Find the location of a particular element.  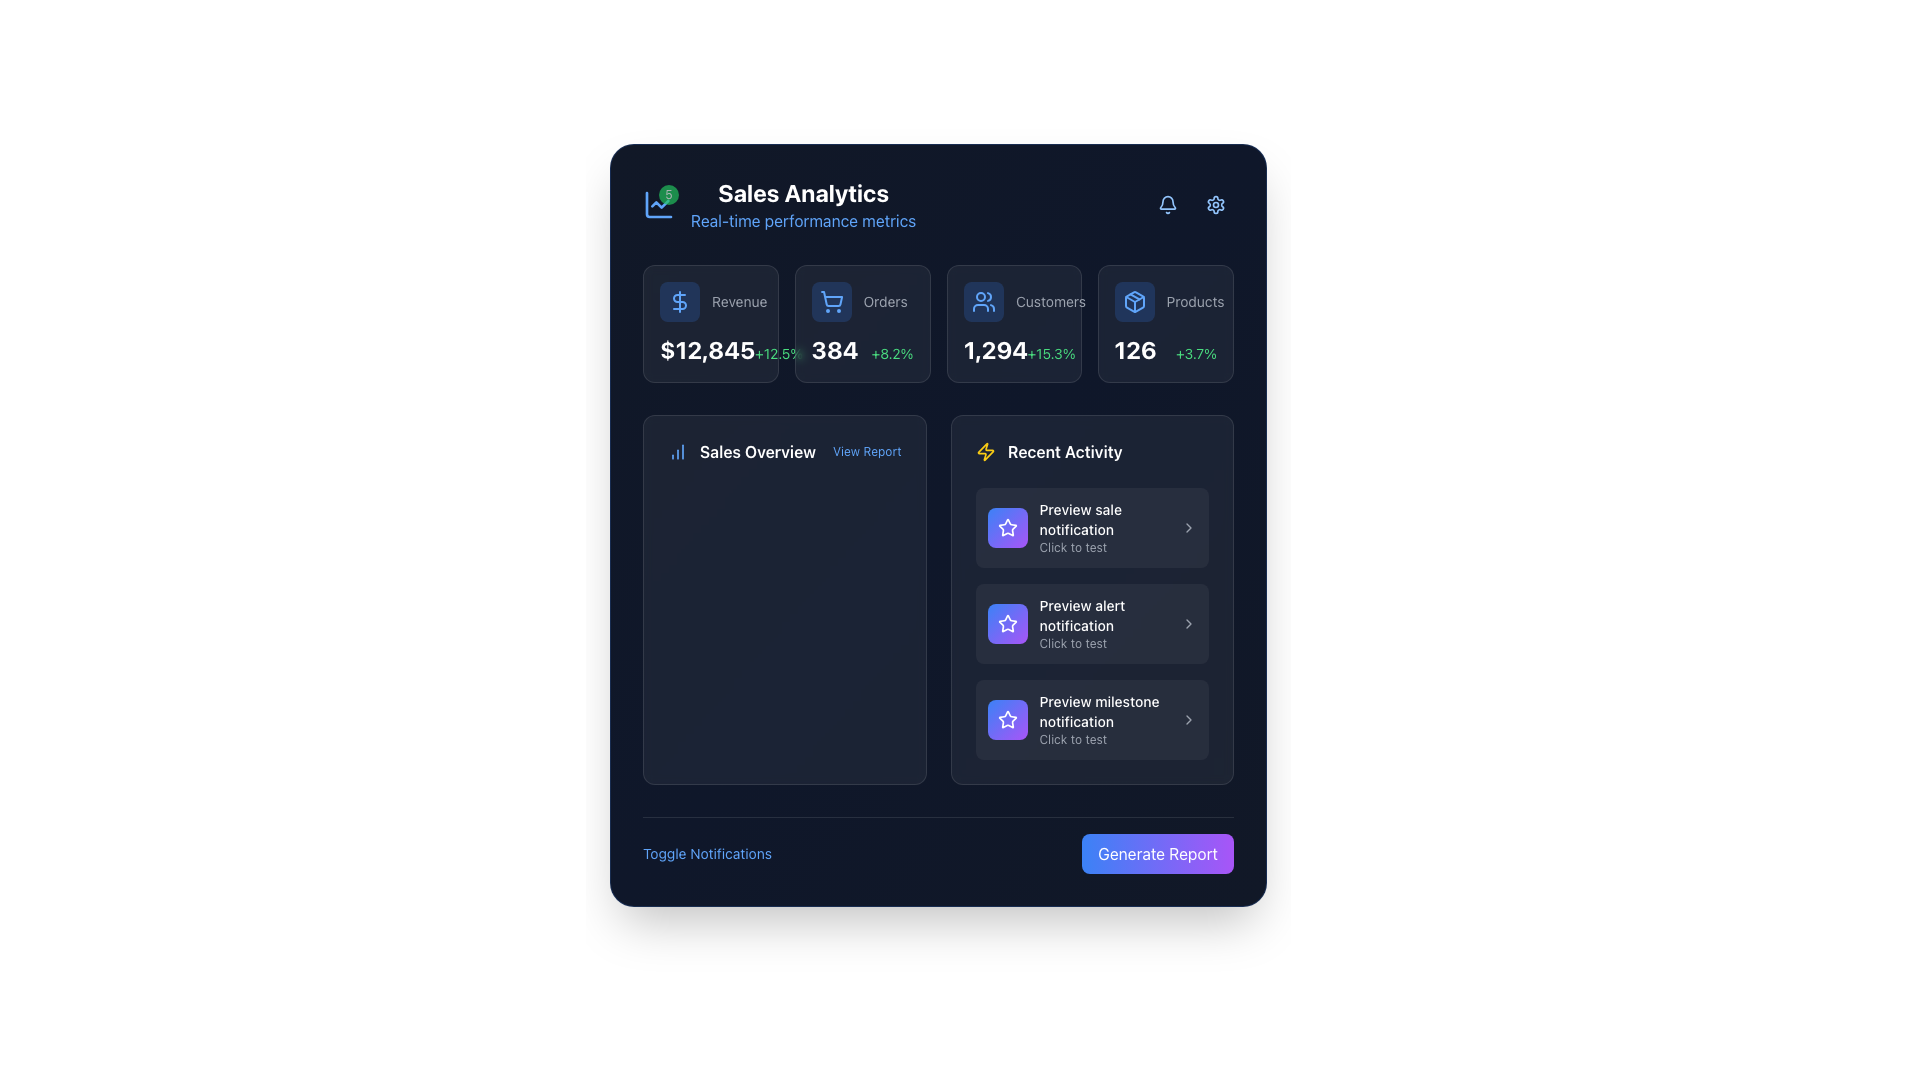

the icon in the top-right corner of the Recent Activity section, which serves as a label or title is located at coordinates (1091, 451).